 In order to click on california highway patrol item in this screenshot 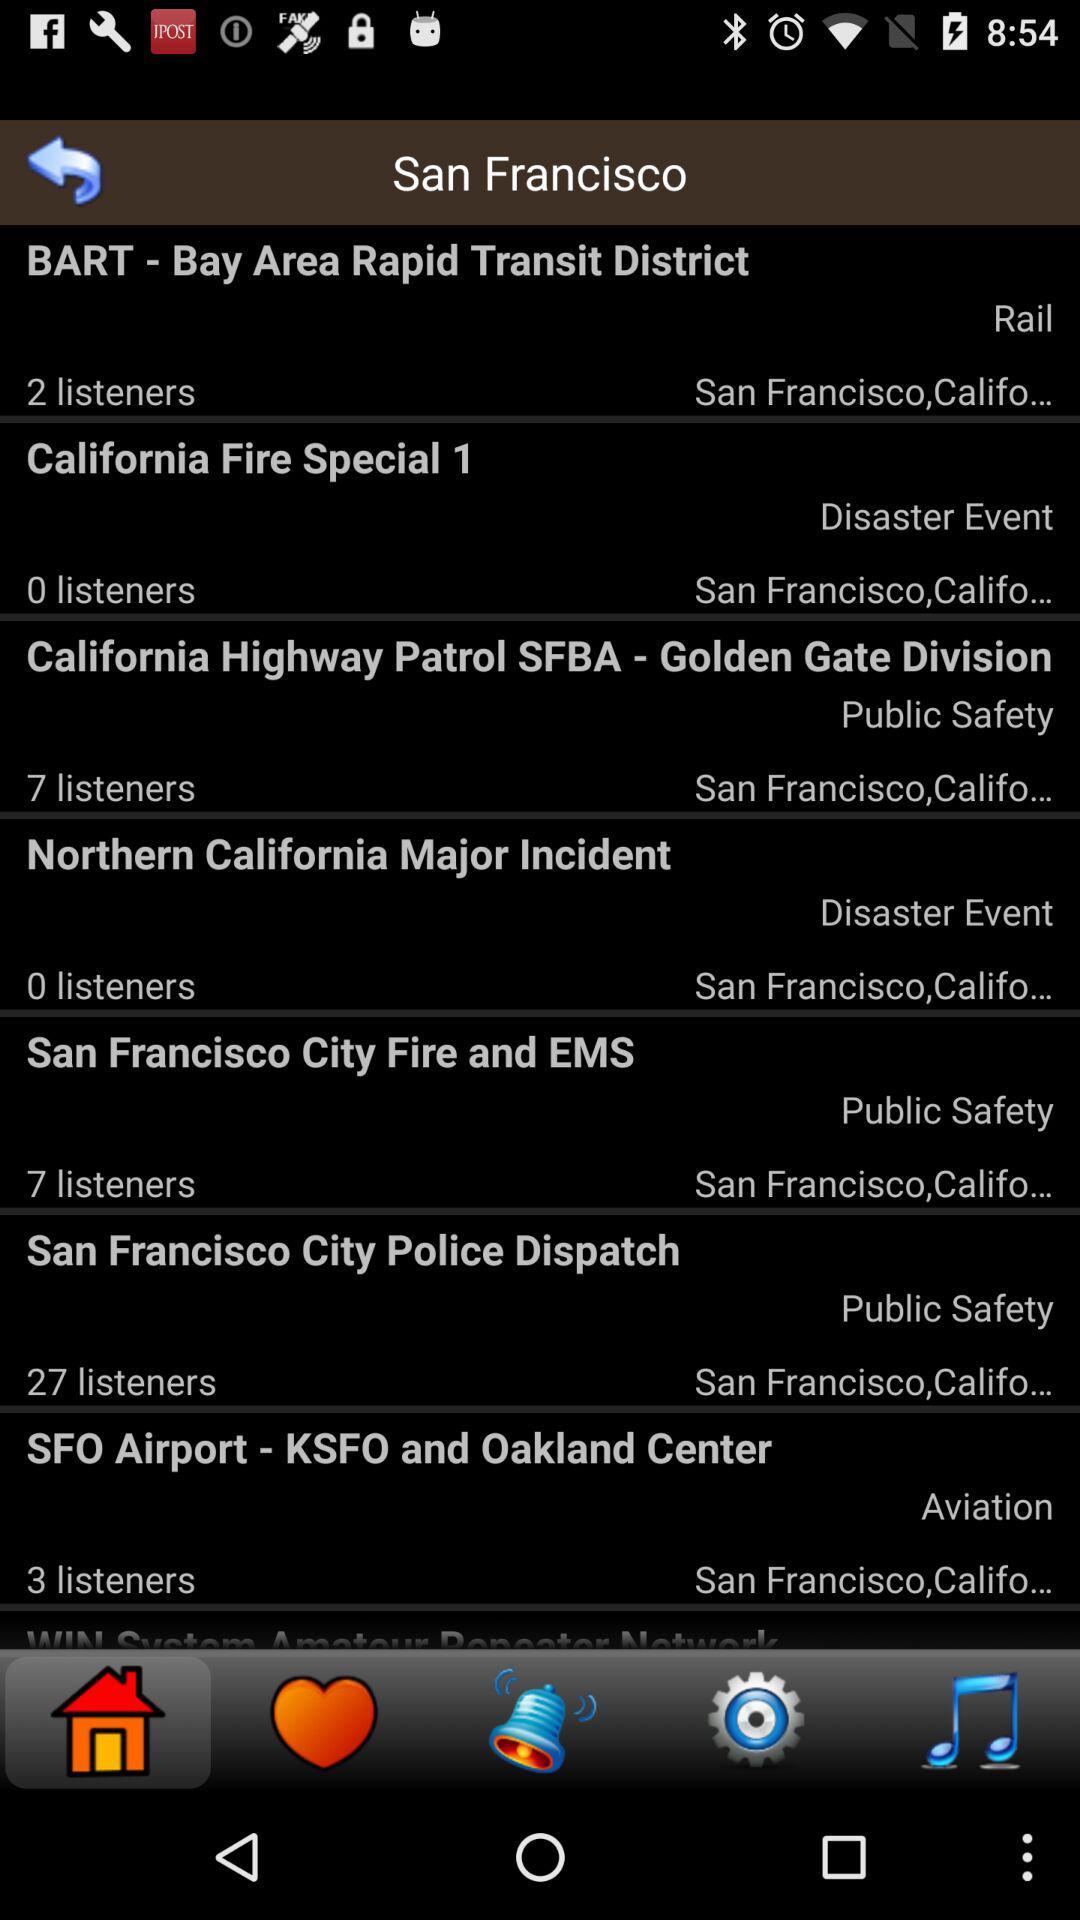, I will do `click(540, 654)`.